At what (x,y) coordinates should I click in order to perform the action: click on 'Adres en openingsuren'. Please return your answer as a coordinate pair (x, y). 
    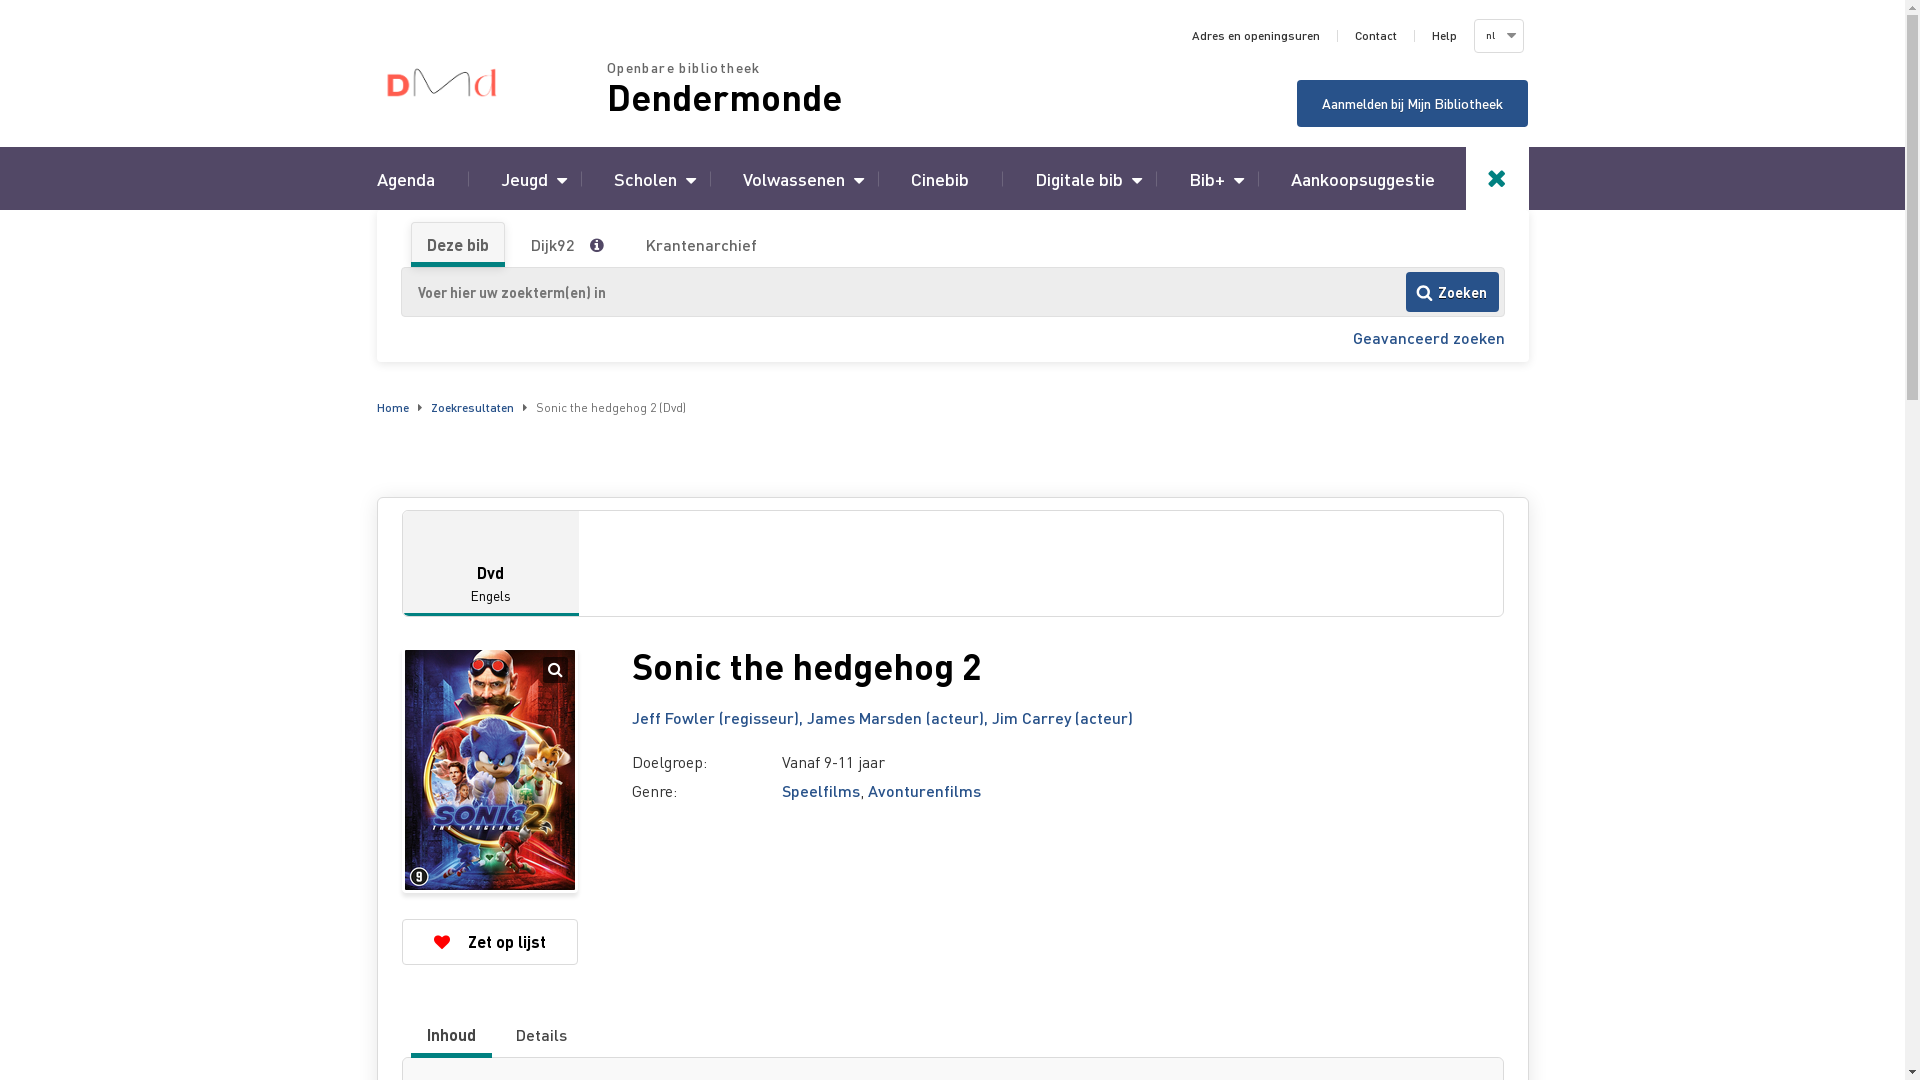
    Looking at the image, I should click on (1255, 35).